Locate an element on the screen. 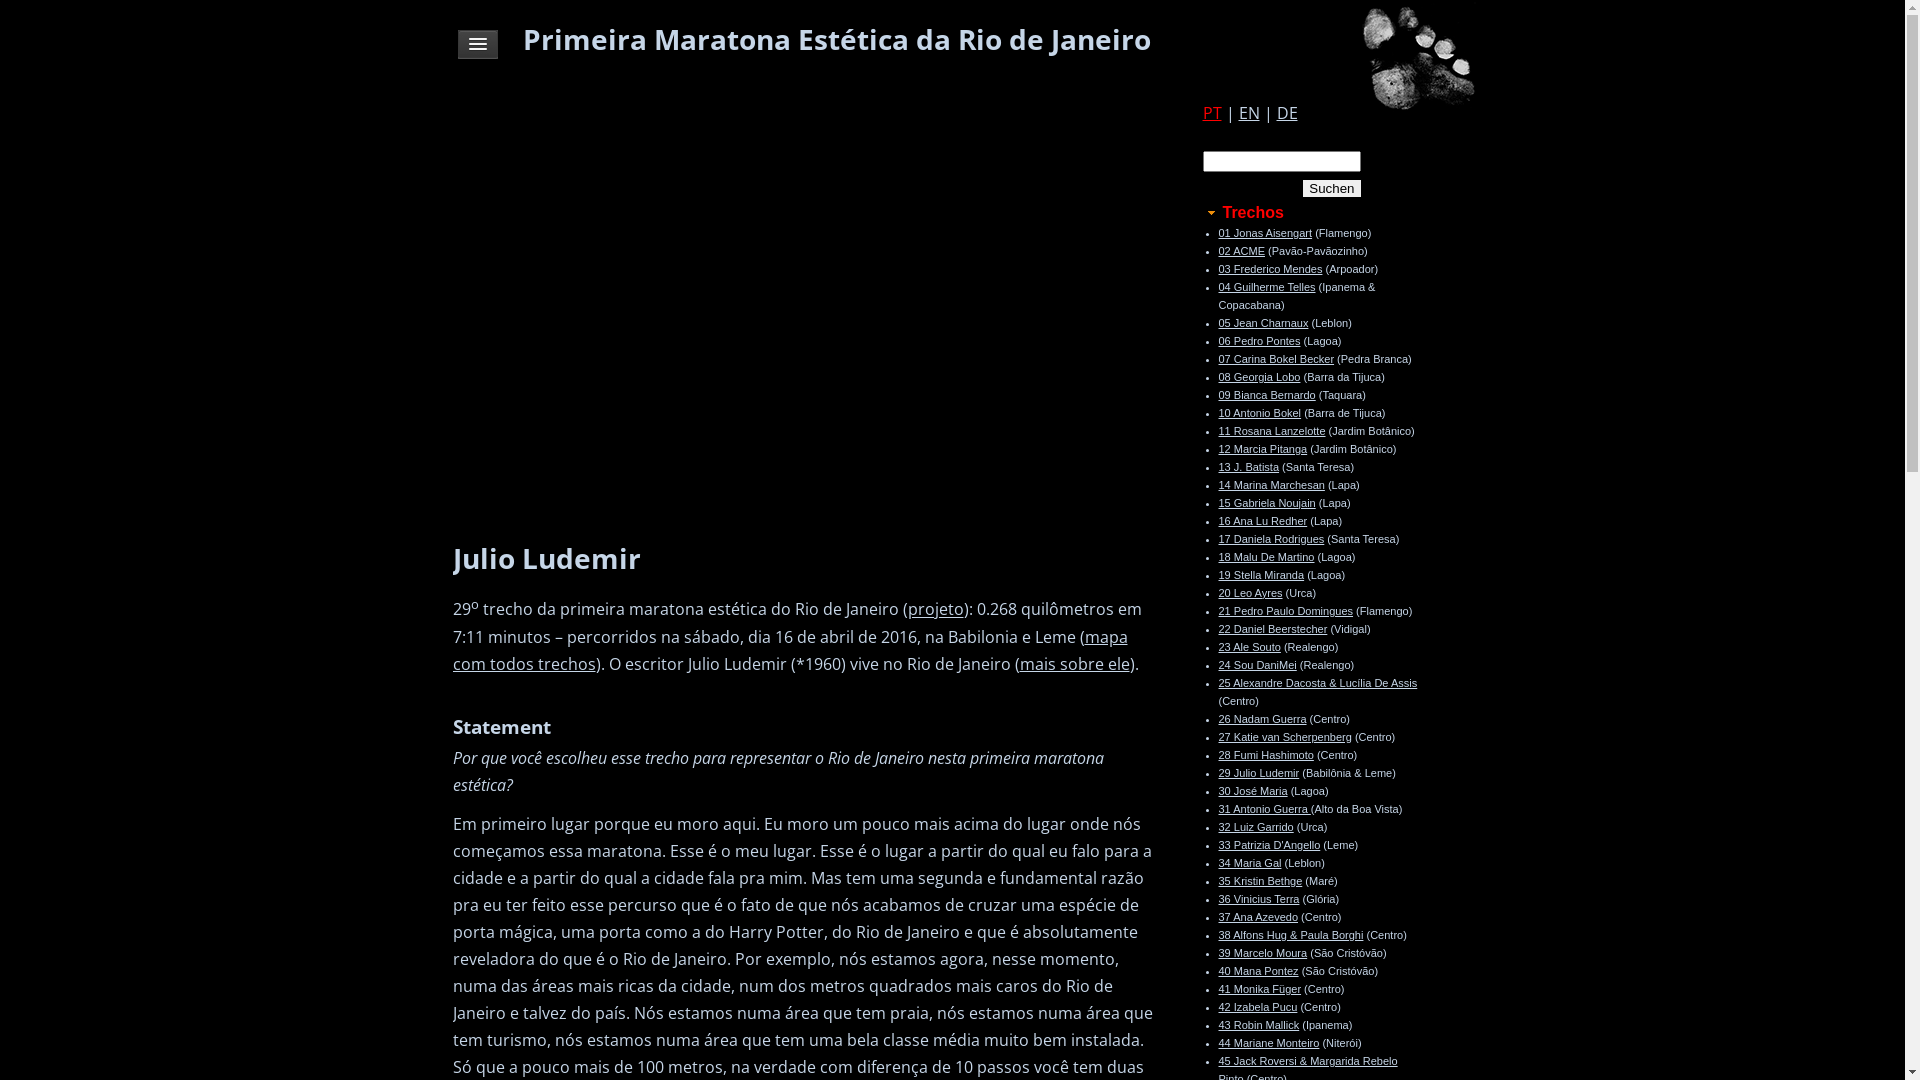 The width and height of the screenshot is (1920, 1080). '35 Kristin Bethge' is located at coordinates (1258, 879).